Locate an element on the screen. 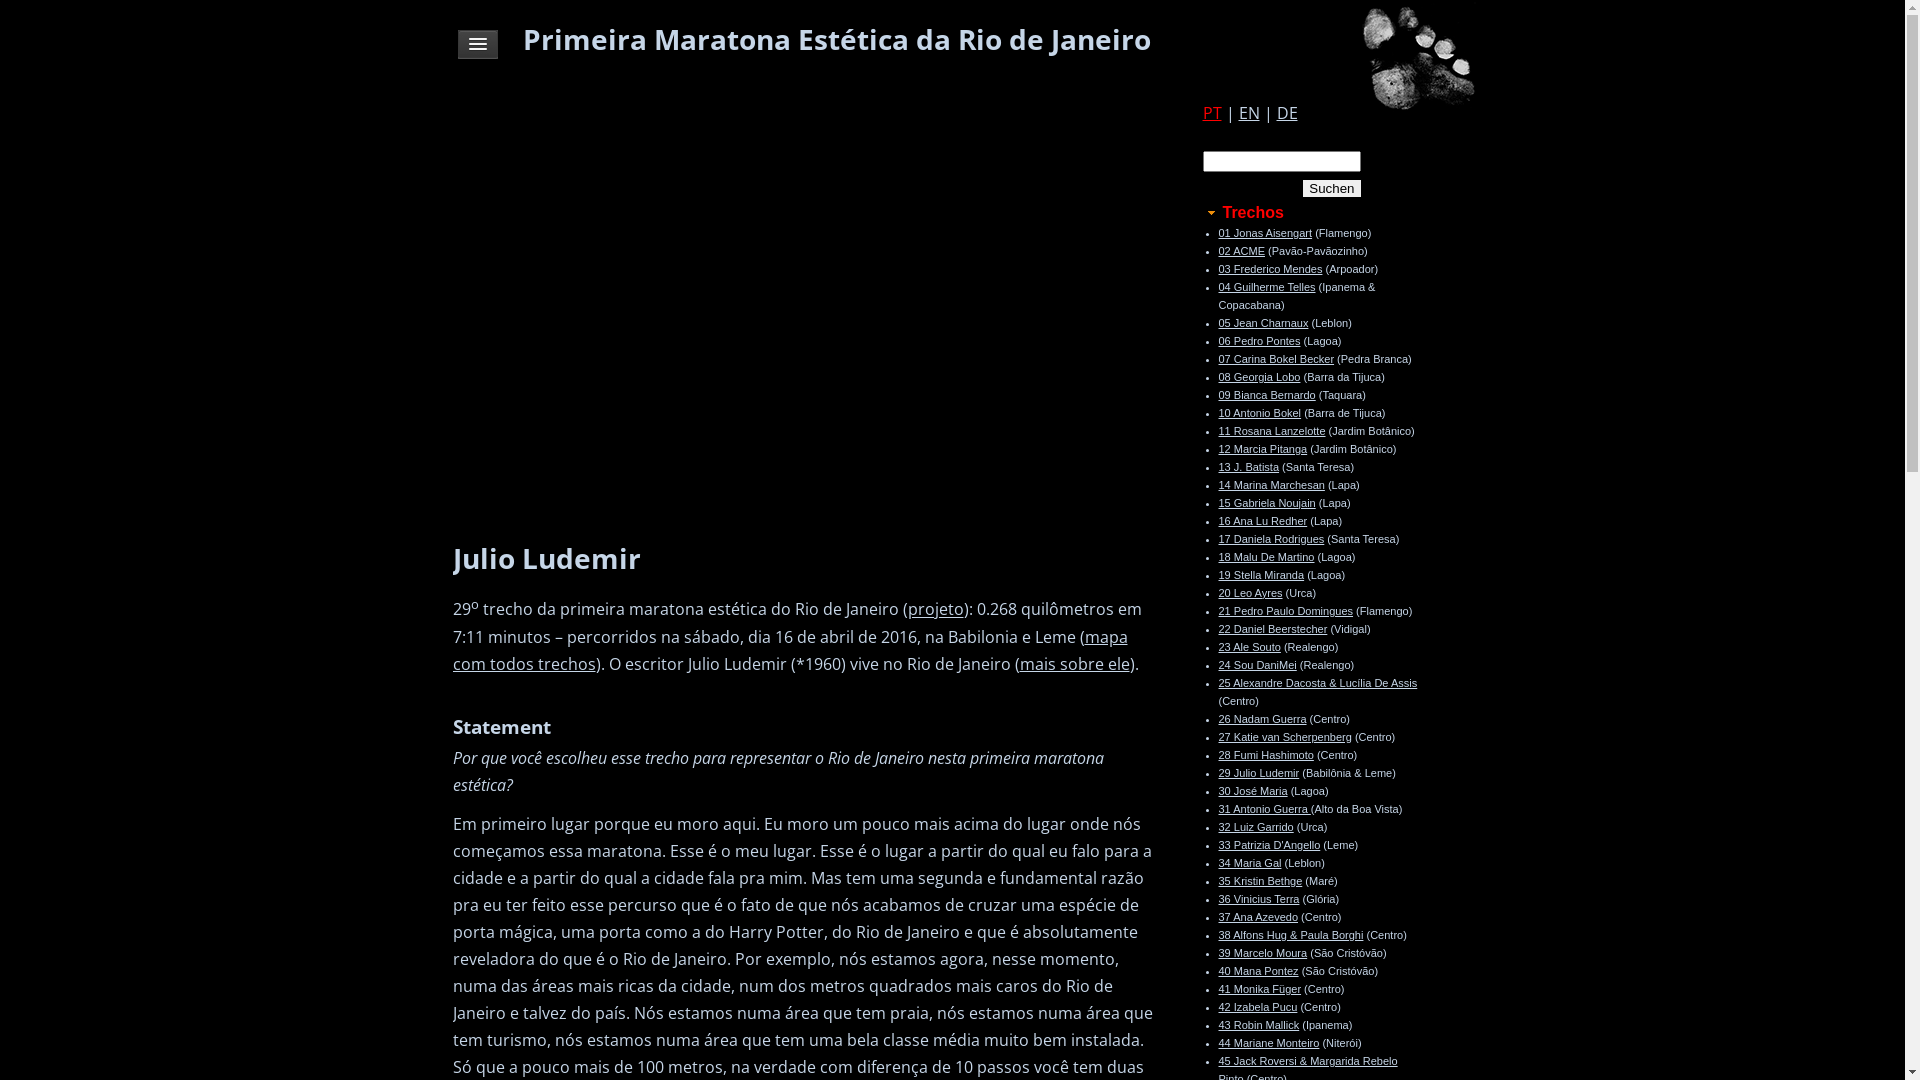 The width and height of the screenshot is (1920, 1080). '35 Kristin Bethge' is located at coordinates (1258, 879).